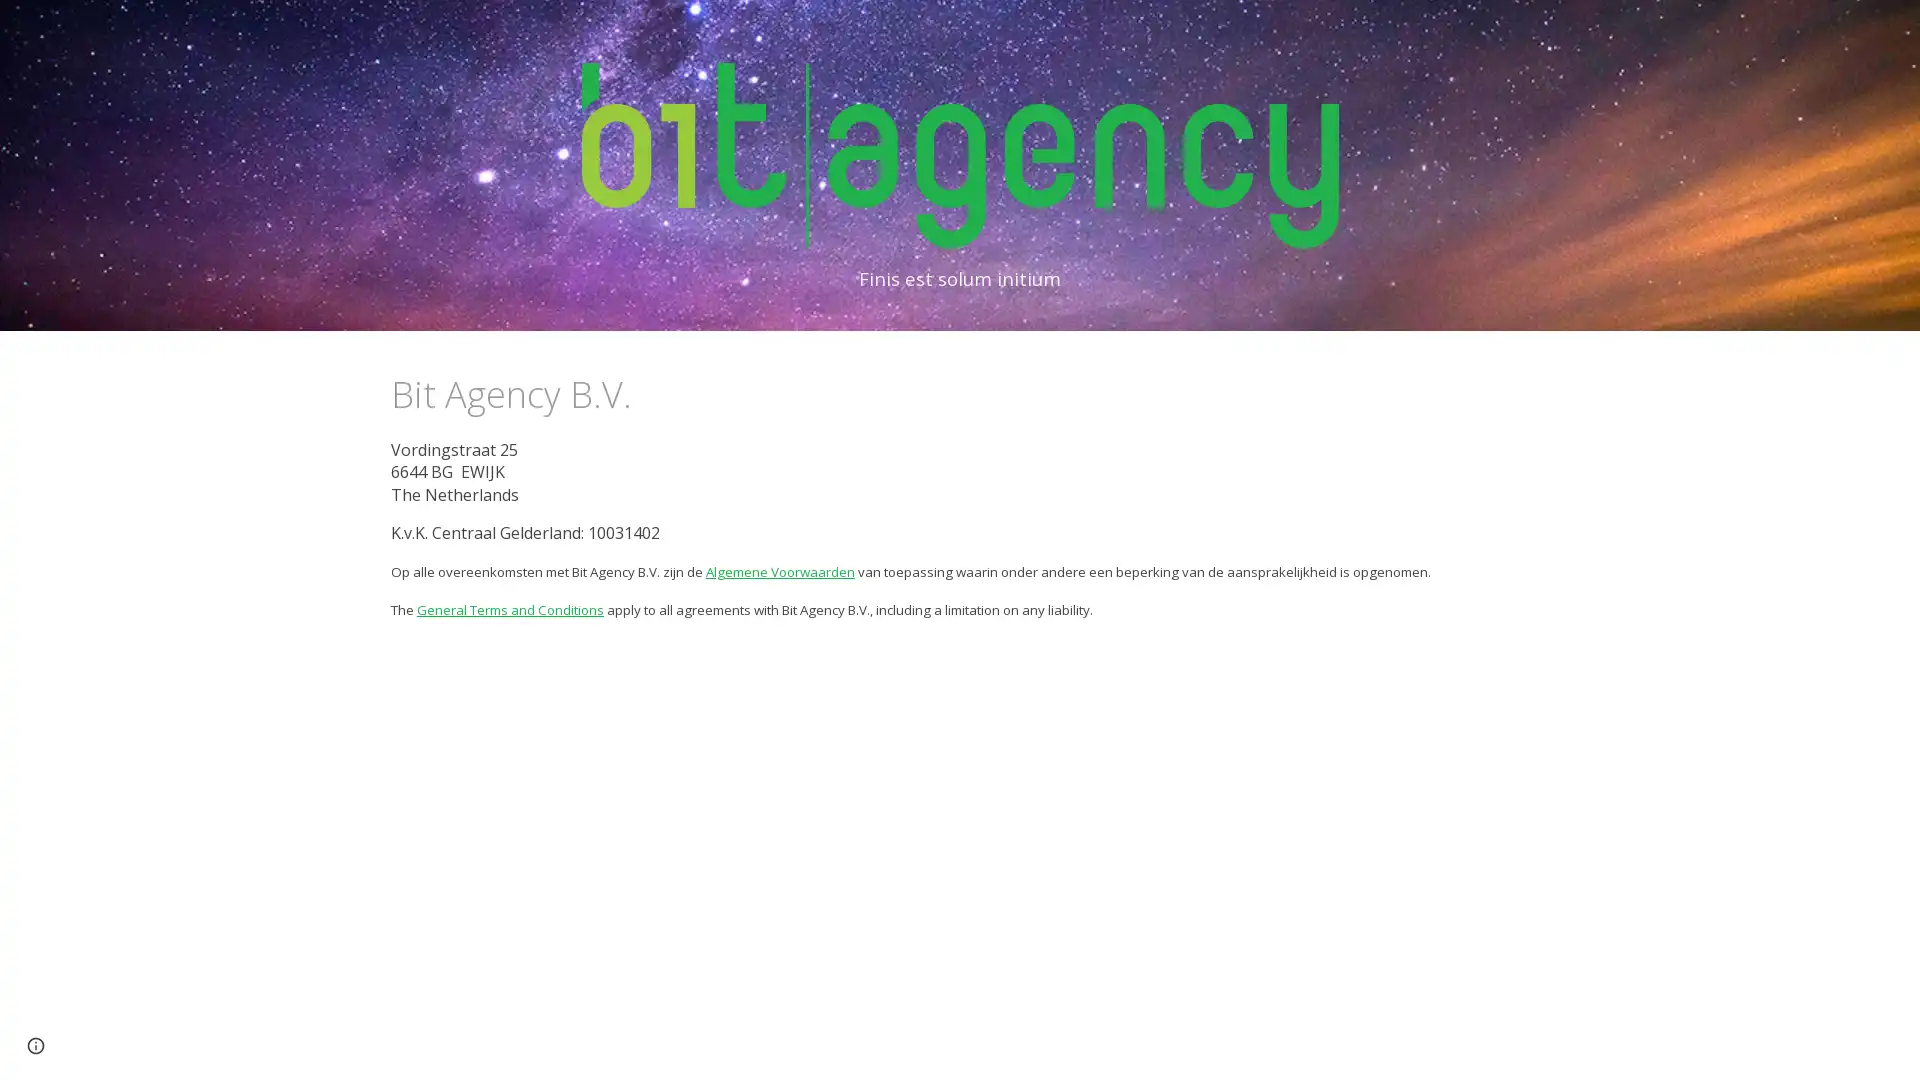 The width and height of the screenshot is (1920, 1080). What do you see at coordinates (653, 393) in the screenshot?
I see `Copy heading link` at bounding box center [653, 393].